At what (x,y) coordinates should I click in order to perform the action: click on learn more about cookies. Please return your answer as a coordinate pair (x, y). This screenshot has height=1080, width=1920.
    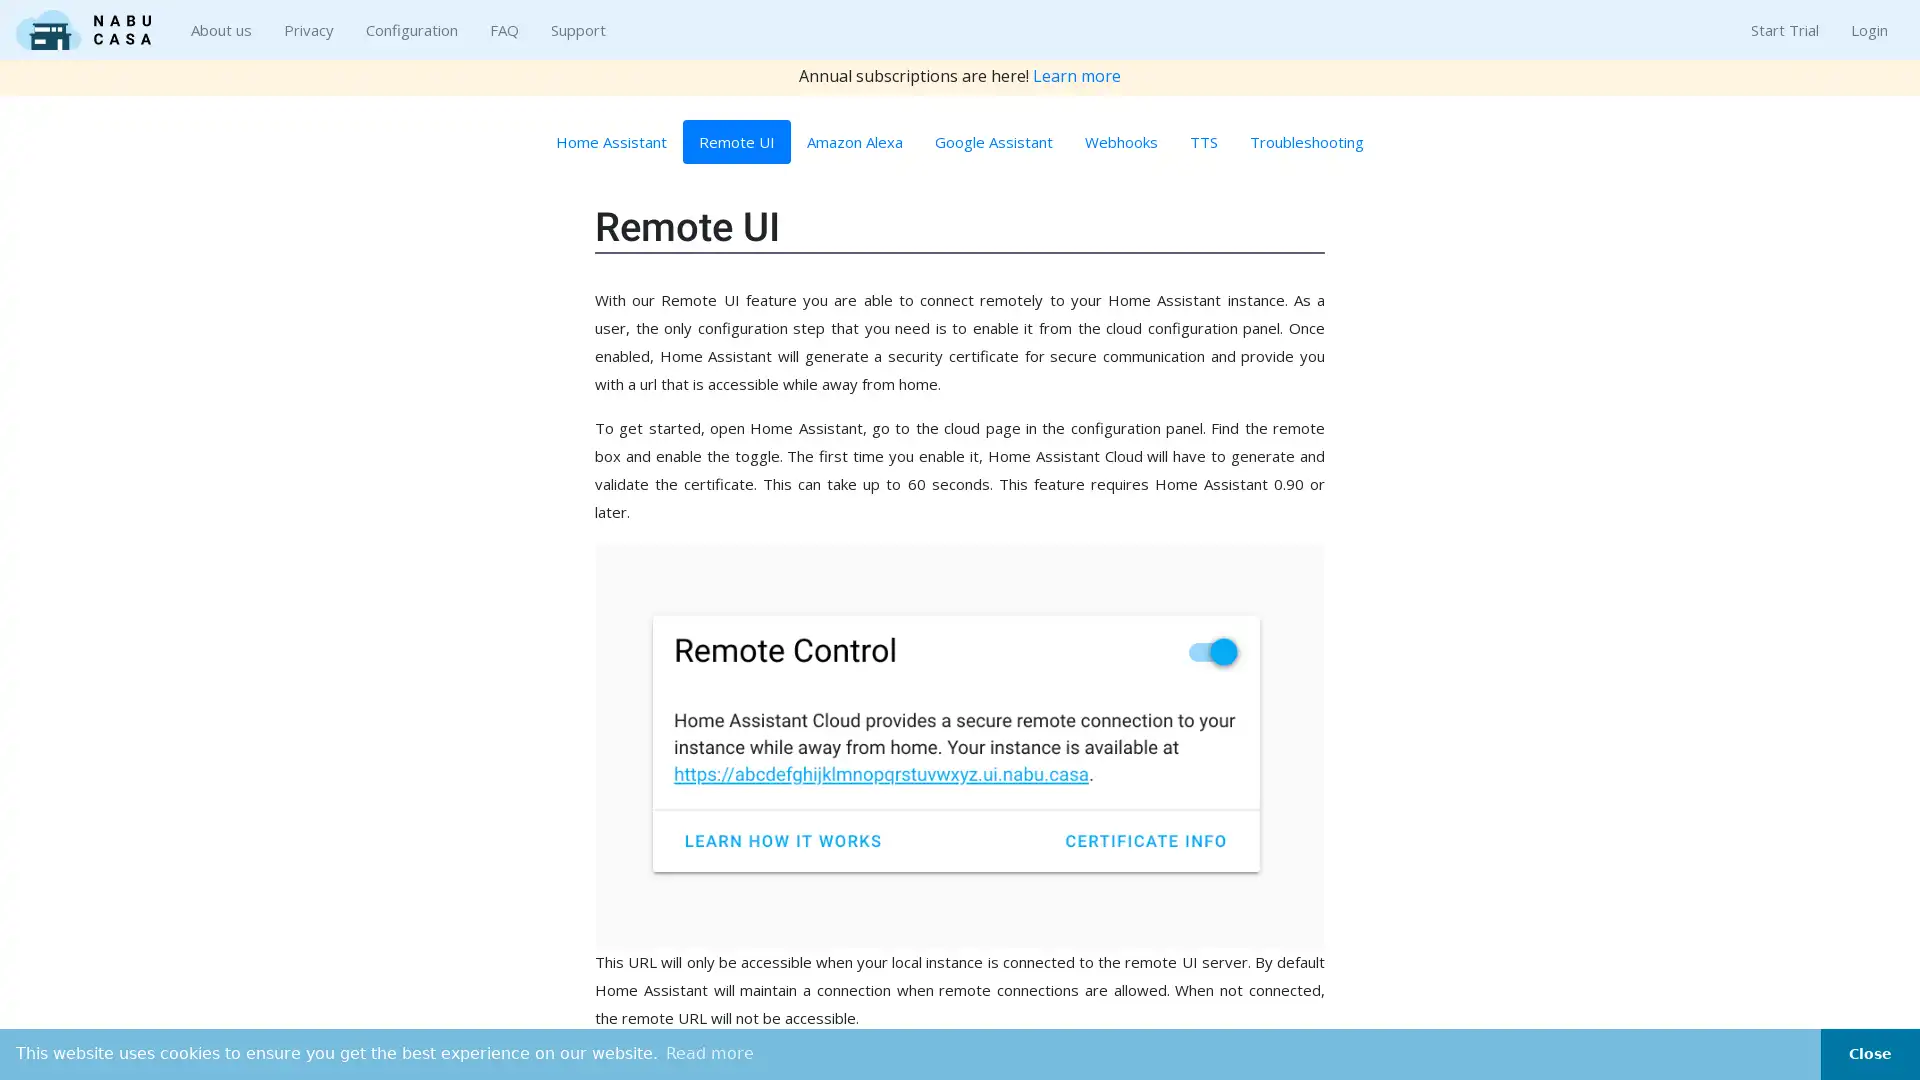
    Looking at the image, I should click on (710, 1052).